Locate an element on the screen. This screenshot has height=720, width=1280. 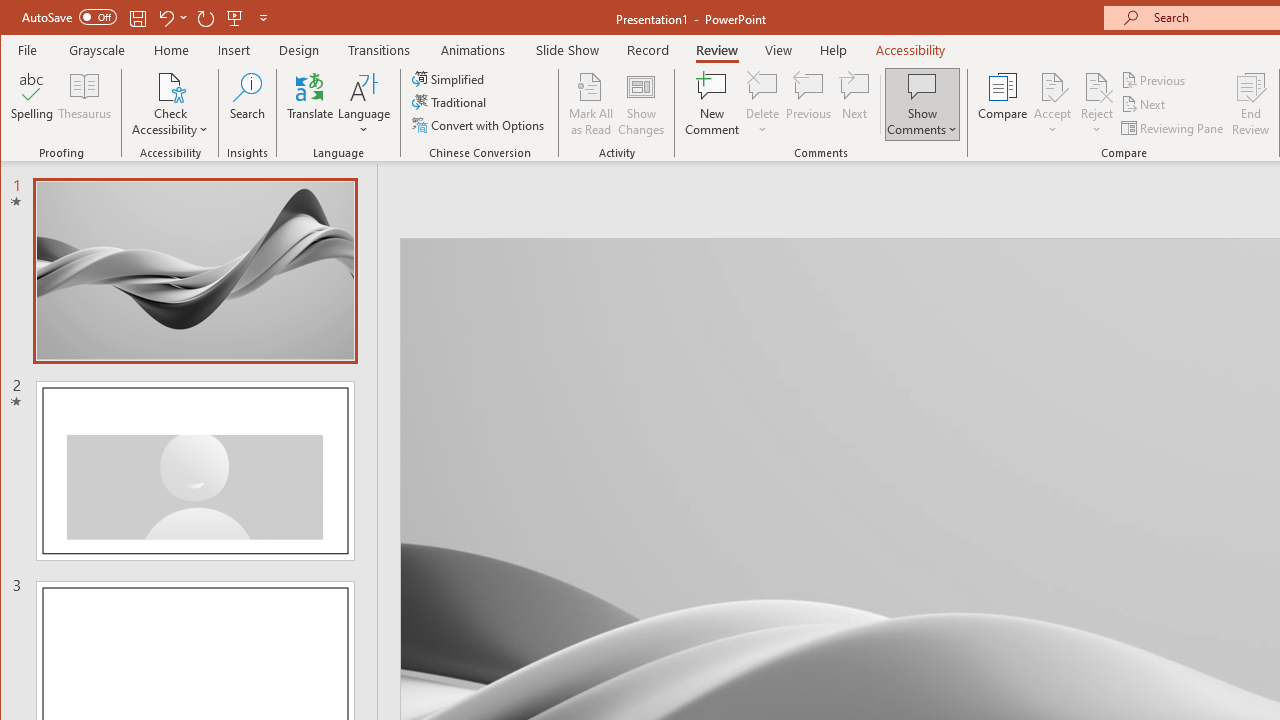
'Translate' is located at coordinates (309, 104).